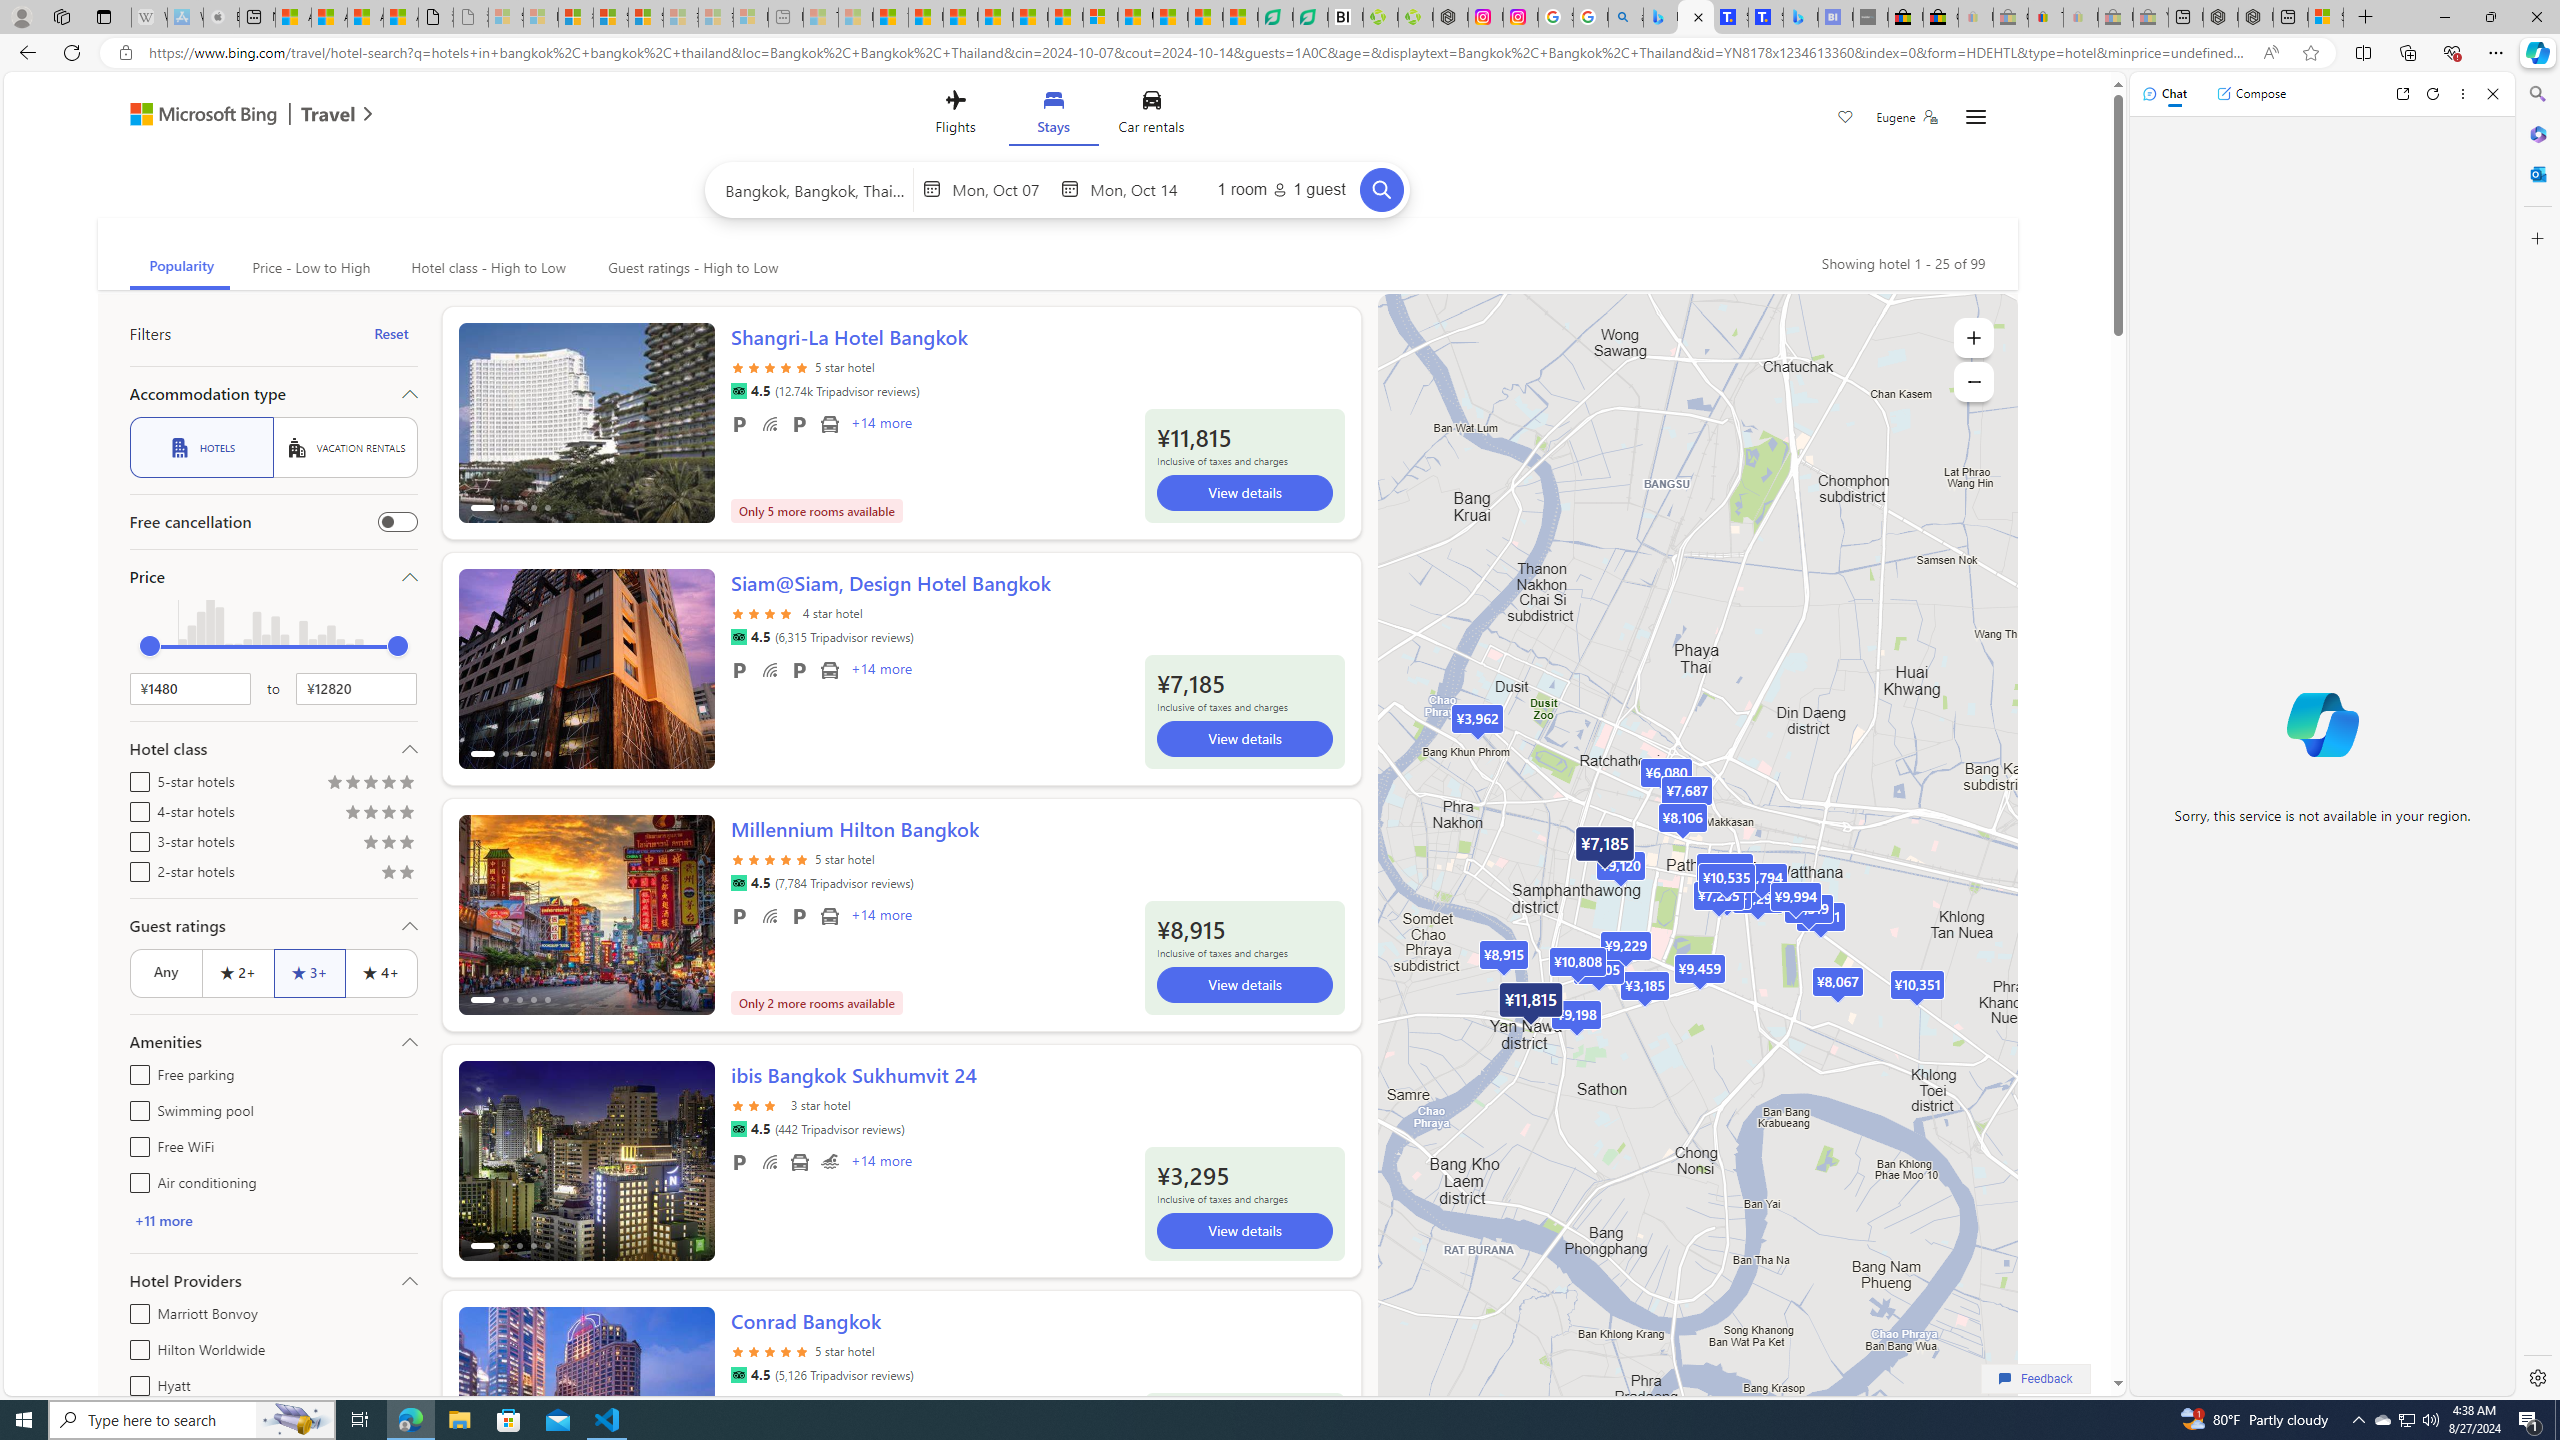 This screenshot has width=2560, height=1440. I want to click on 'Search hotels or place', so click(815, 188).